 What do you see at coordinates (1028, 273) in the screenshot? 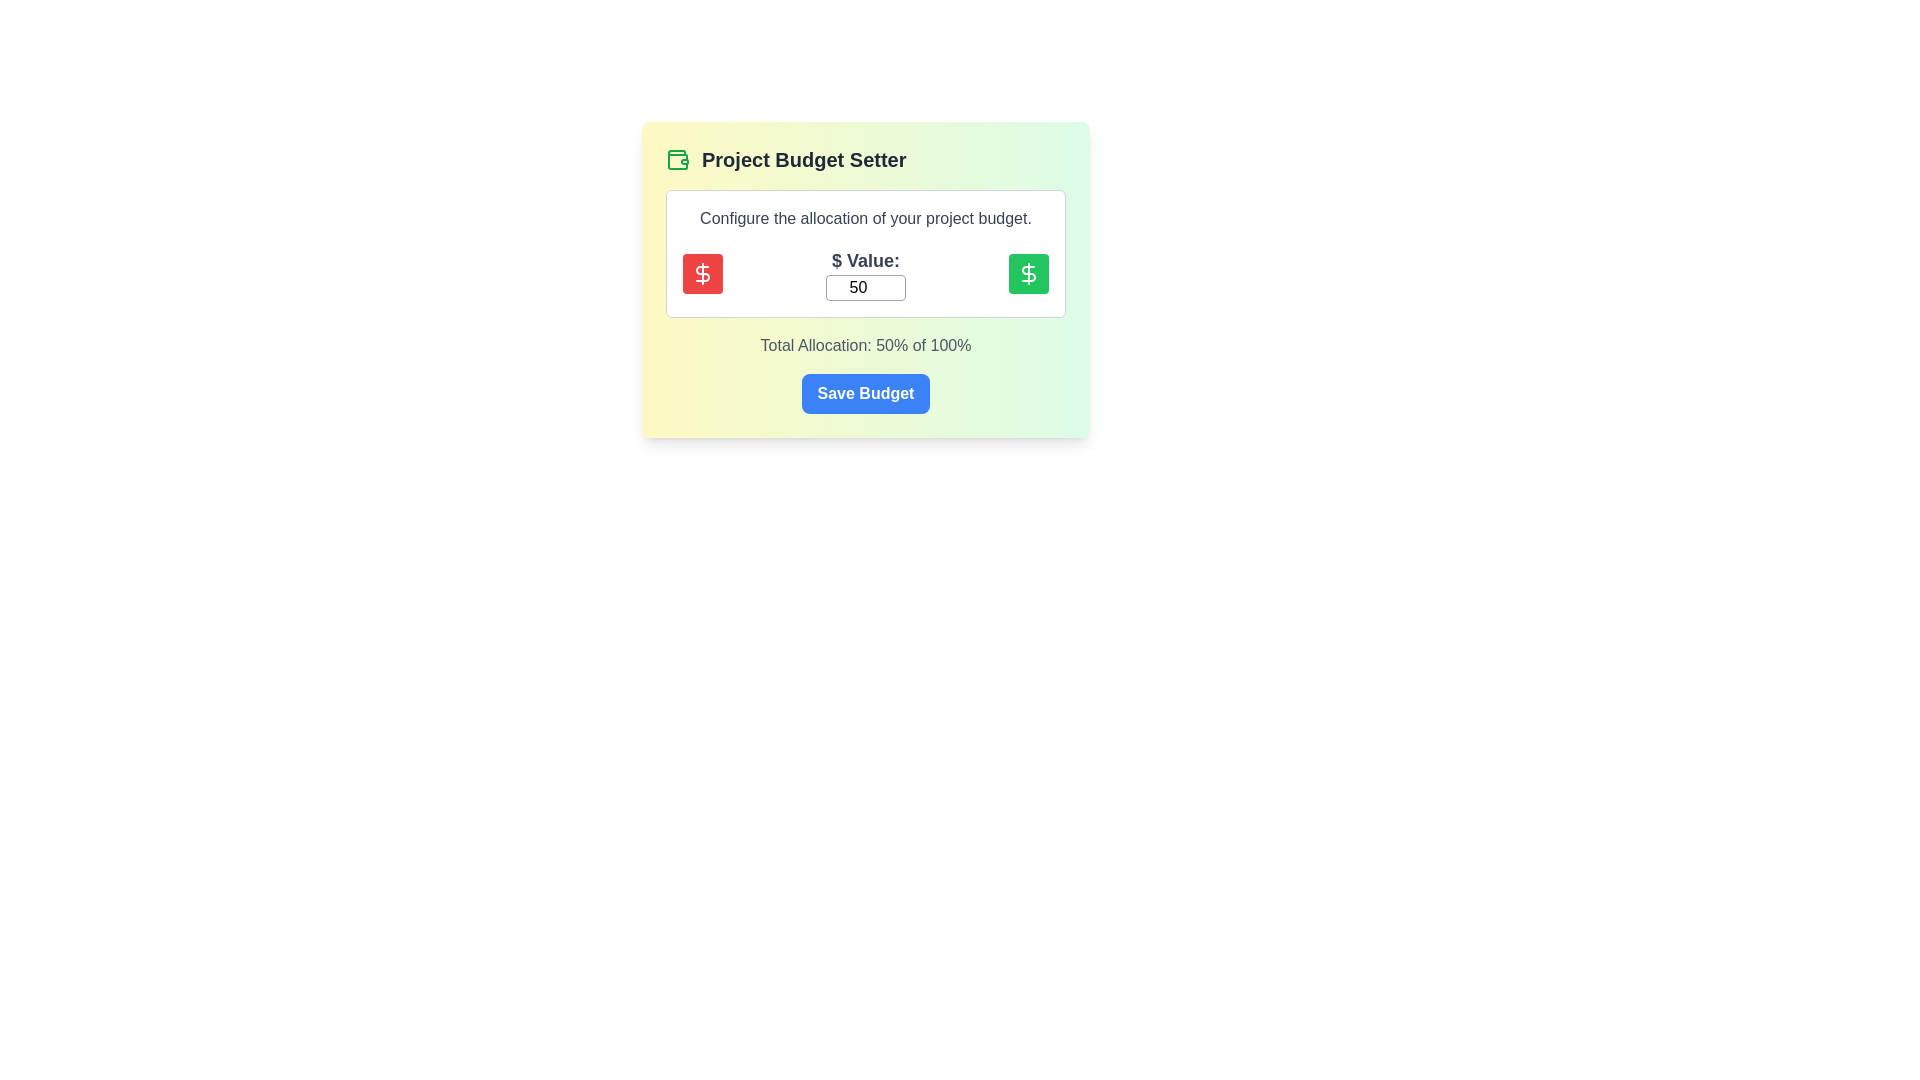
I see `the red dollar symbol icon representing currency-related actions next to the '$ Value' input field to understand its function` at bounding box center [1028, 273].